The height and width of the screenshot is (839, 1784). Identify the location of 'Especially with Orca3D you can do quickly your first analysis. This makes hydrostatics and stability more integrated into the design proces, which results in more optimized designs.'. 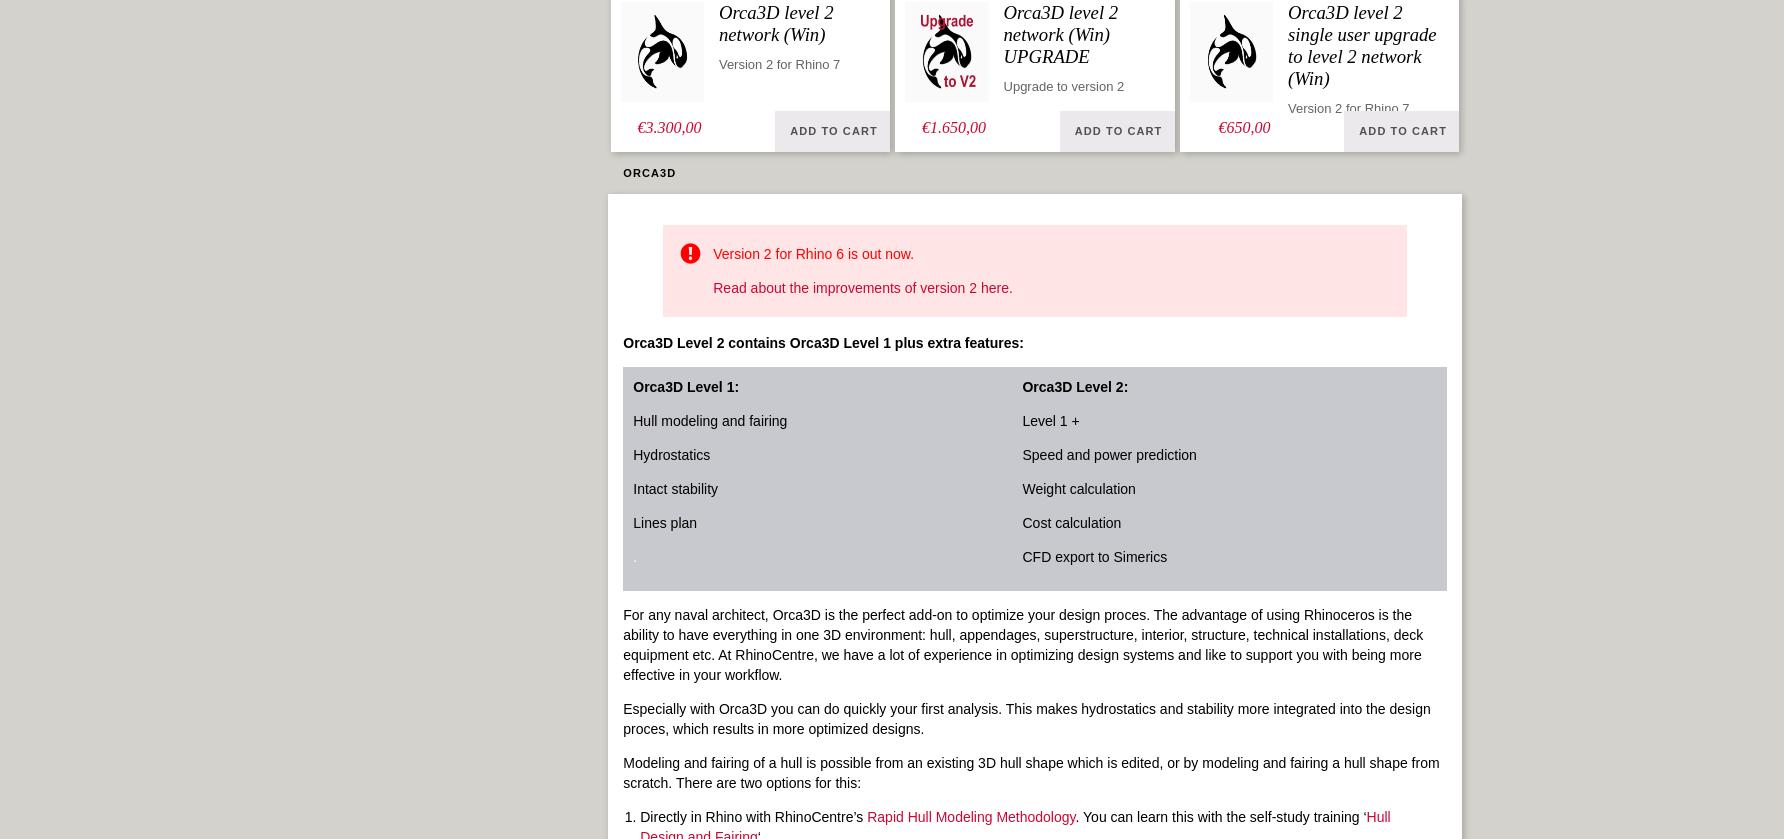
(1025, 718).